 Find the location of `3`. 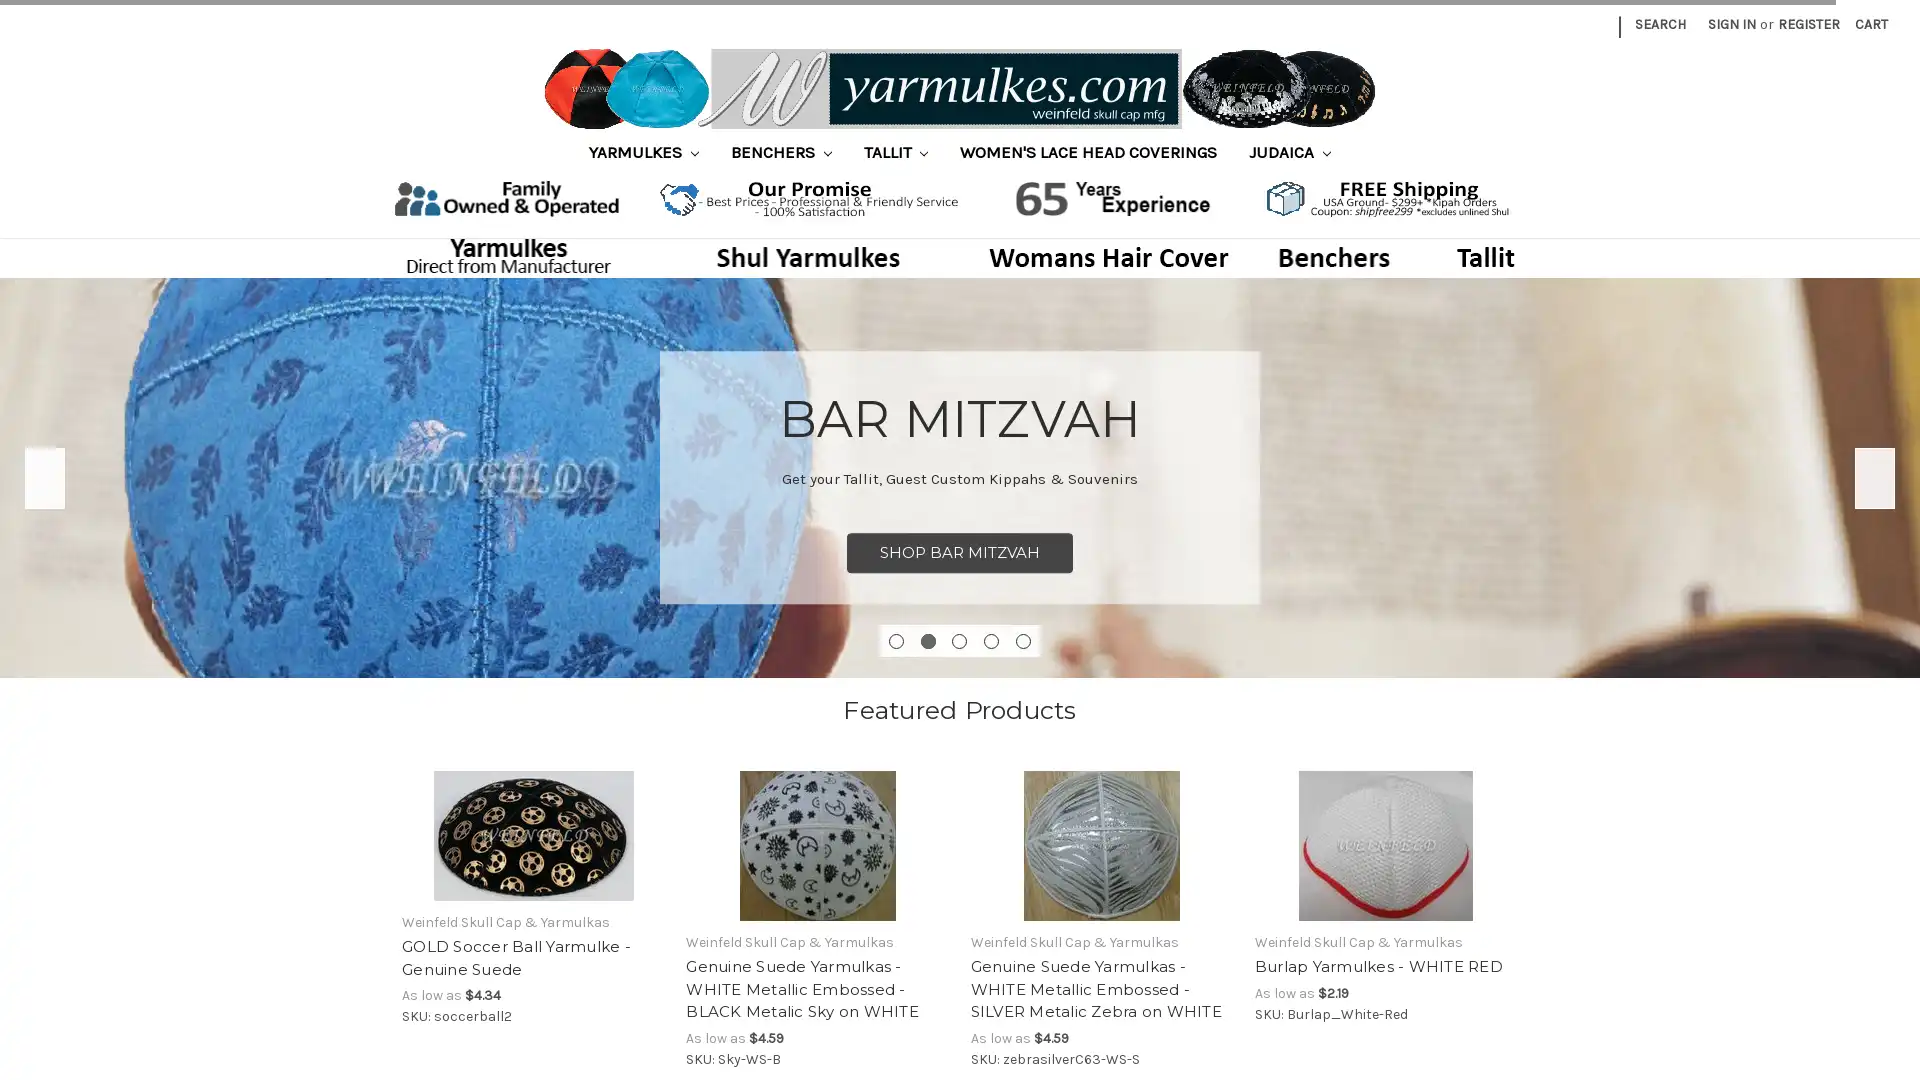

3 is located at coordinates (958, 640).